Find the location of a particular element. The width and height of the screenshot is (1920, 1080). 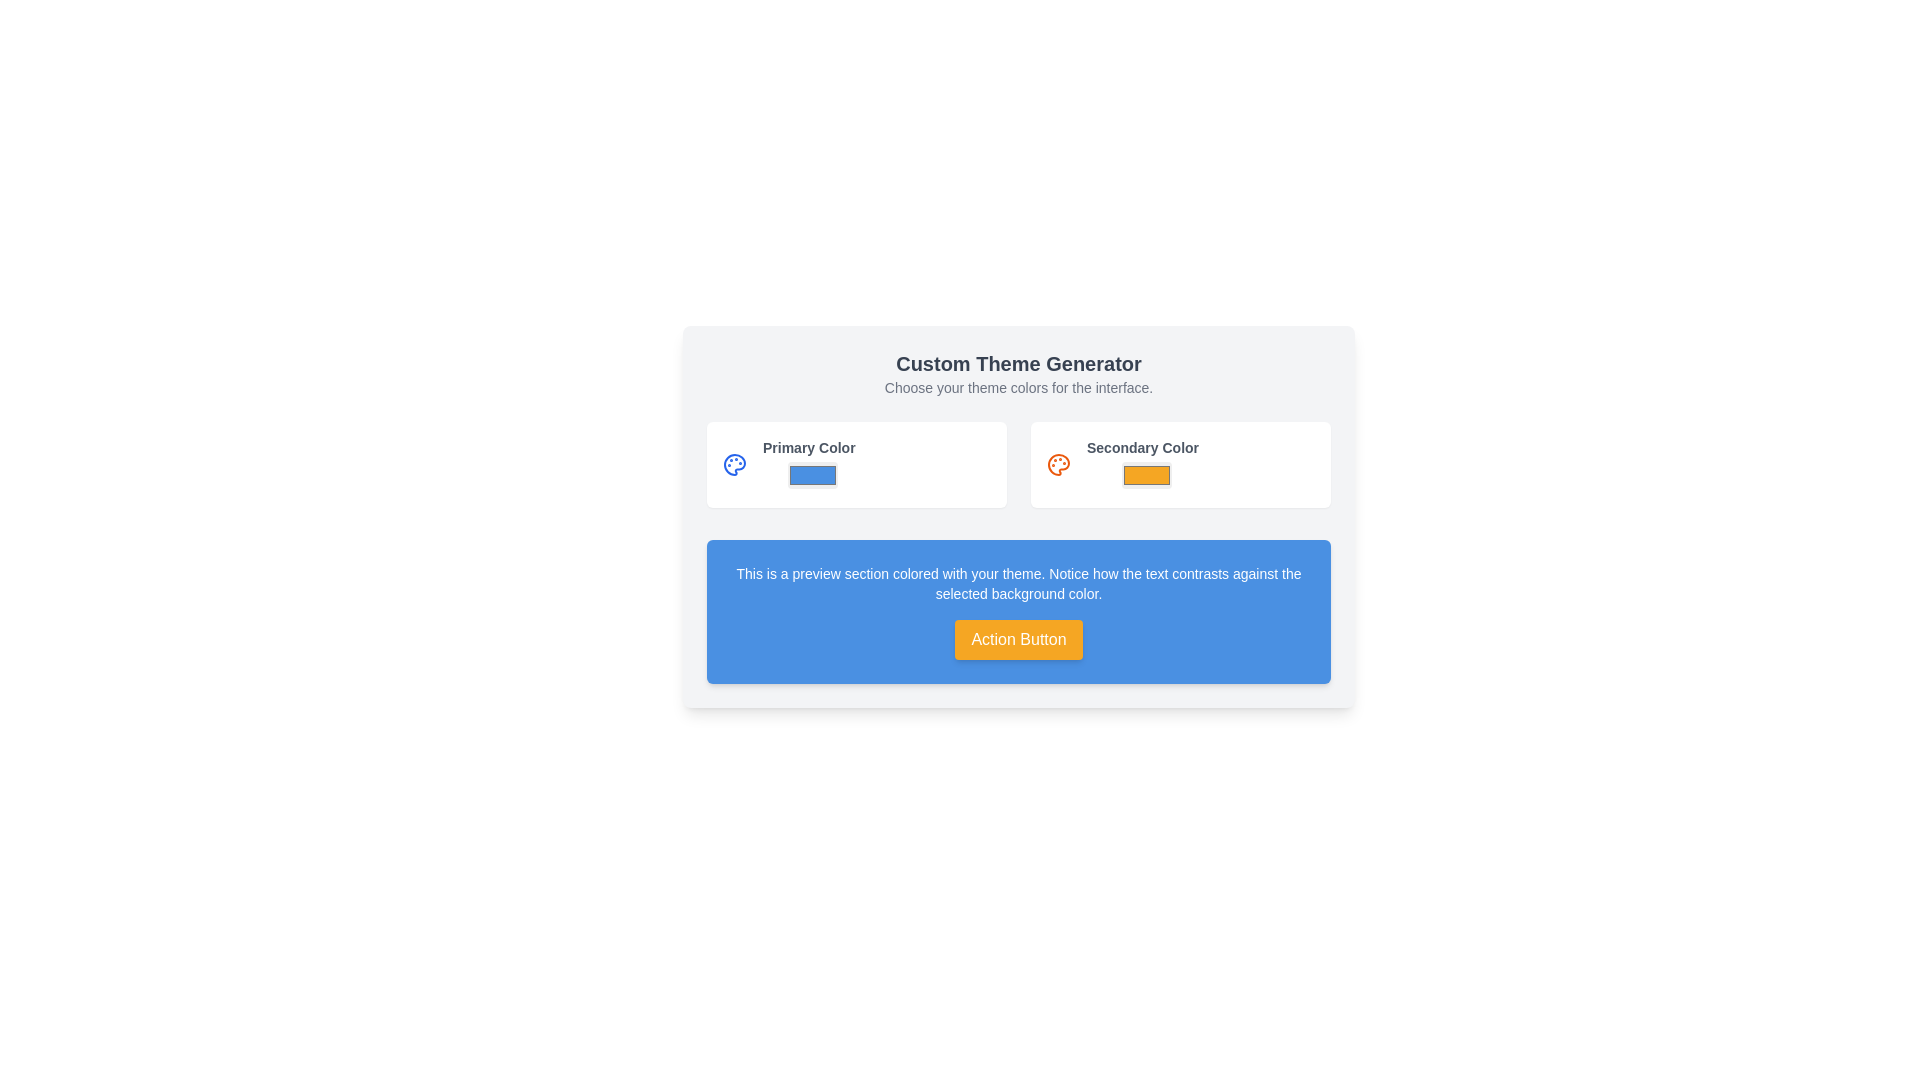

text from the 'Secondary Color' label, which is a small and bold gray text located in the top-right portion of the Custom Theme Generator interface is located at coordinates (1142, 446).